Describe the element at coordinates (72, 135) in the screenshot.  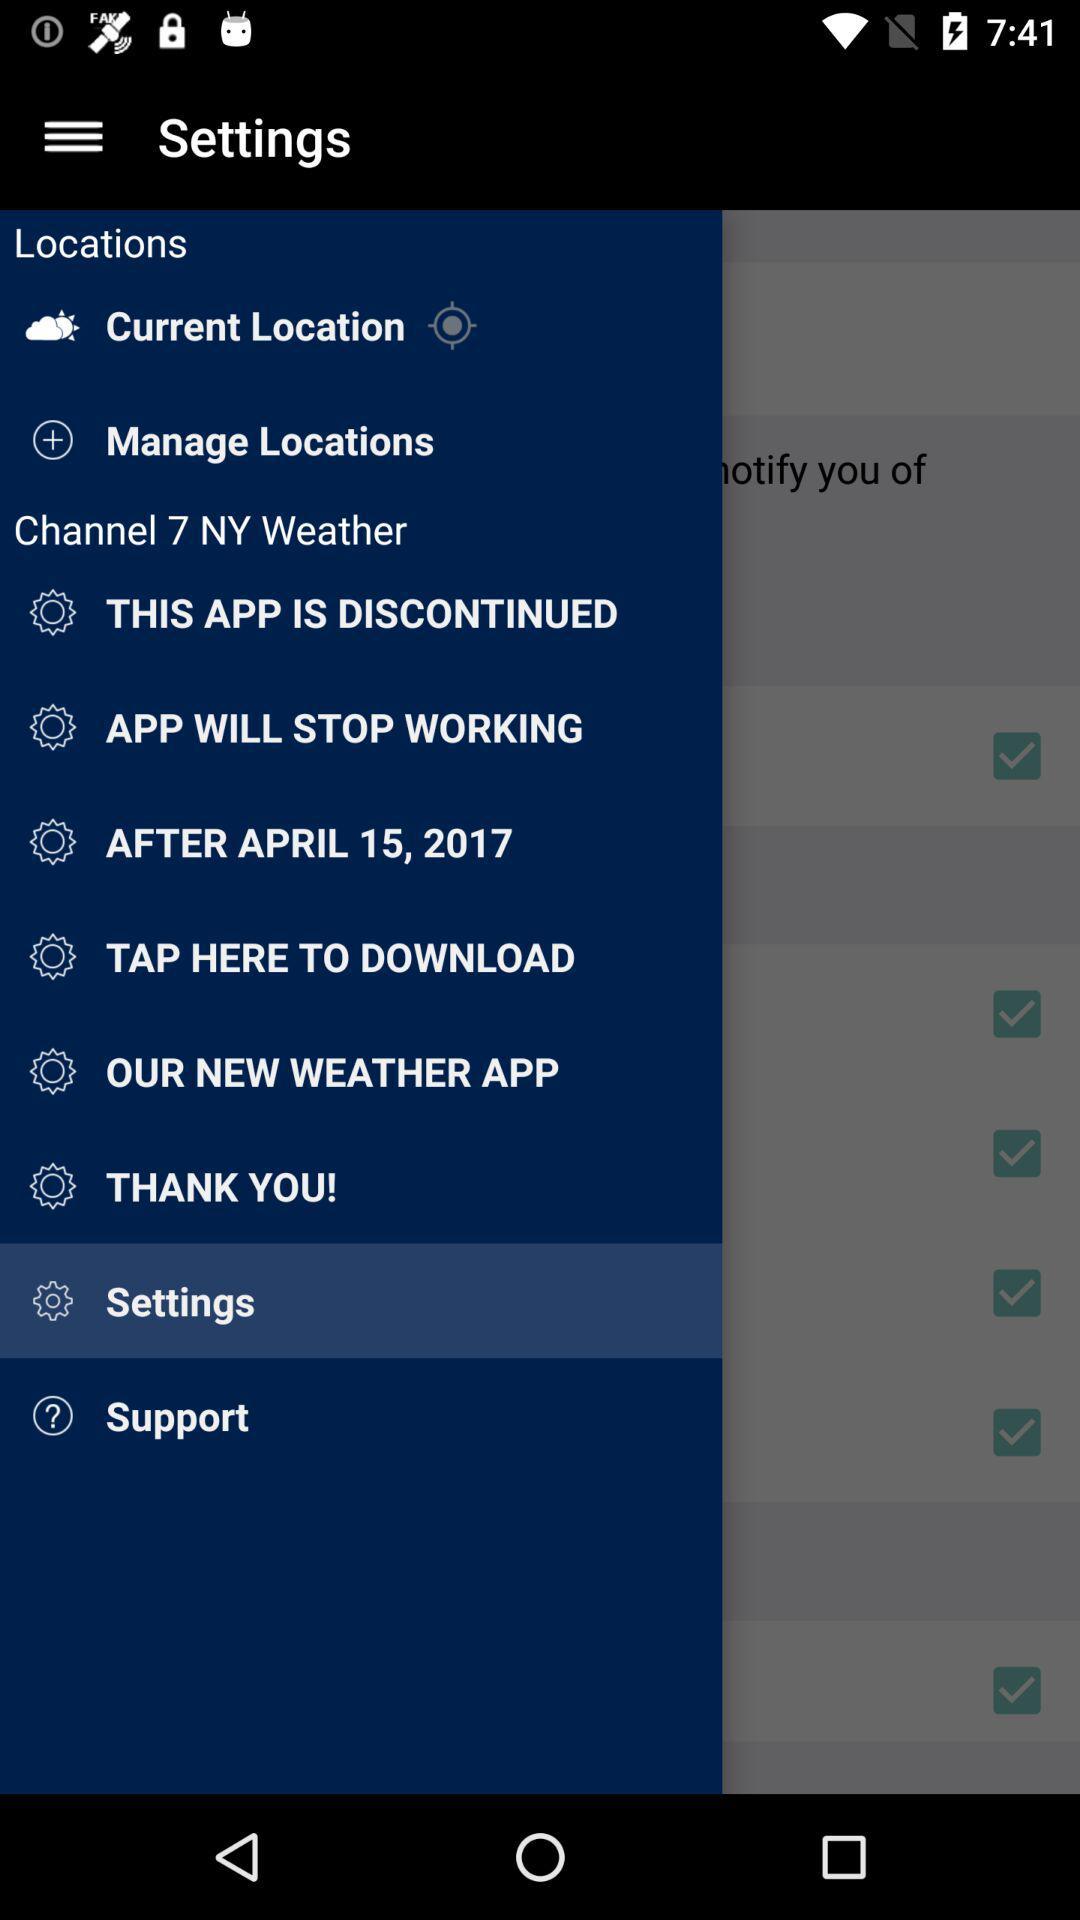
I see `the menu icon` at that location.